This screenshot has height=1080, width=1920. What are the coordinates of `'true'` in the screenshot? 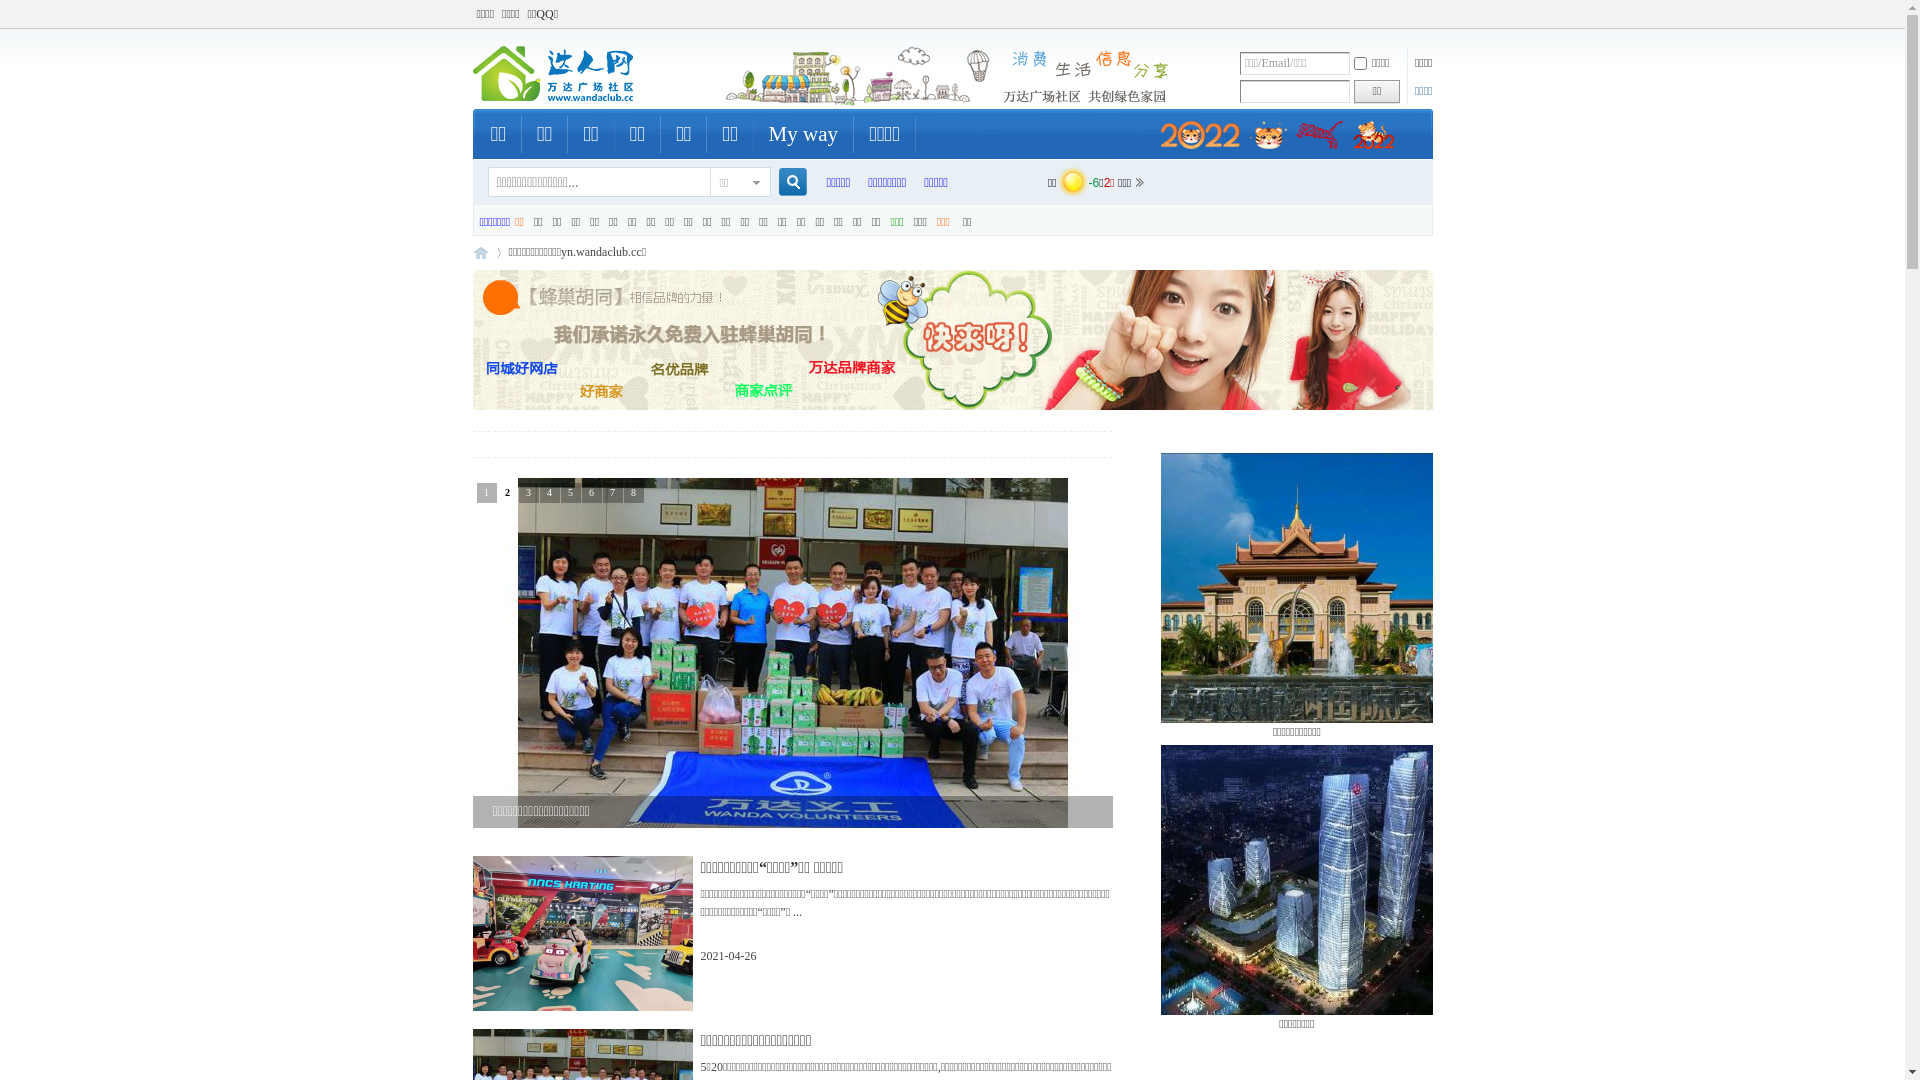 It's located at (783, 182).